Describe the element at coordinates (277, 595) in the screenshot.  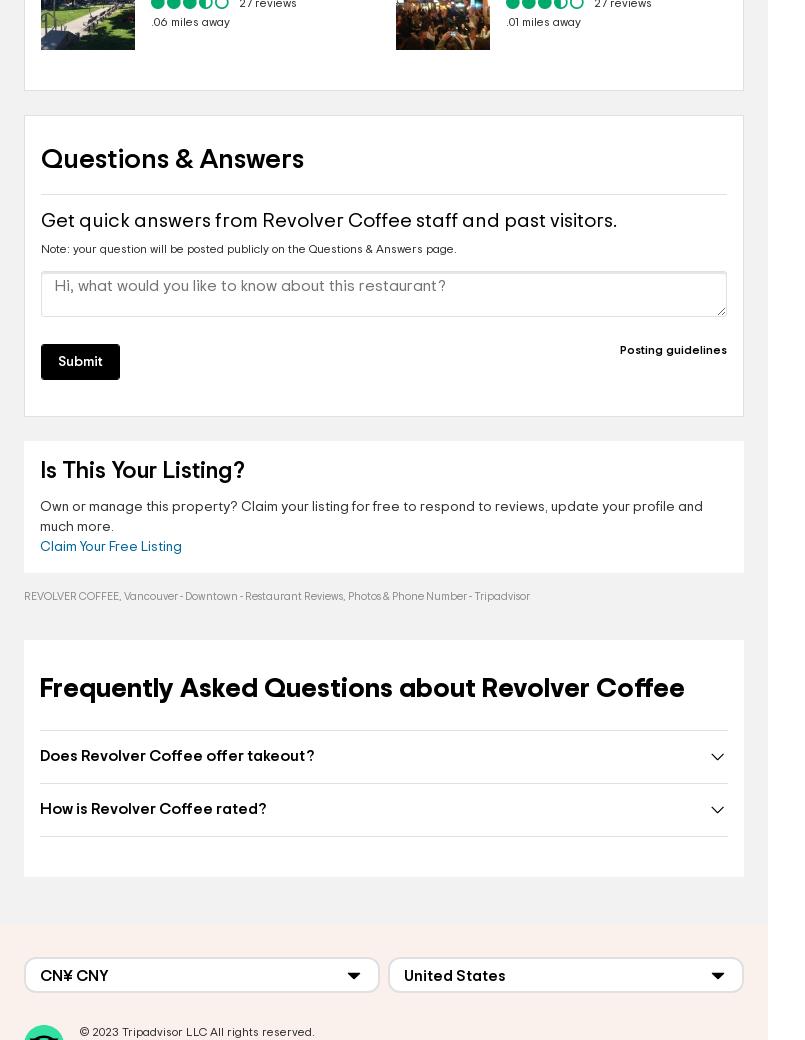
I see `'REVOLVER COFFEE, Vancouver - Downtown - Restaurant Reviews, Photos & Phone Number - Tripadvisor'` at that location.